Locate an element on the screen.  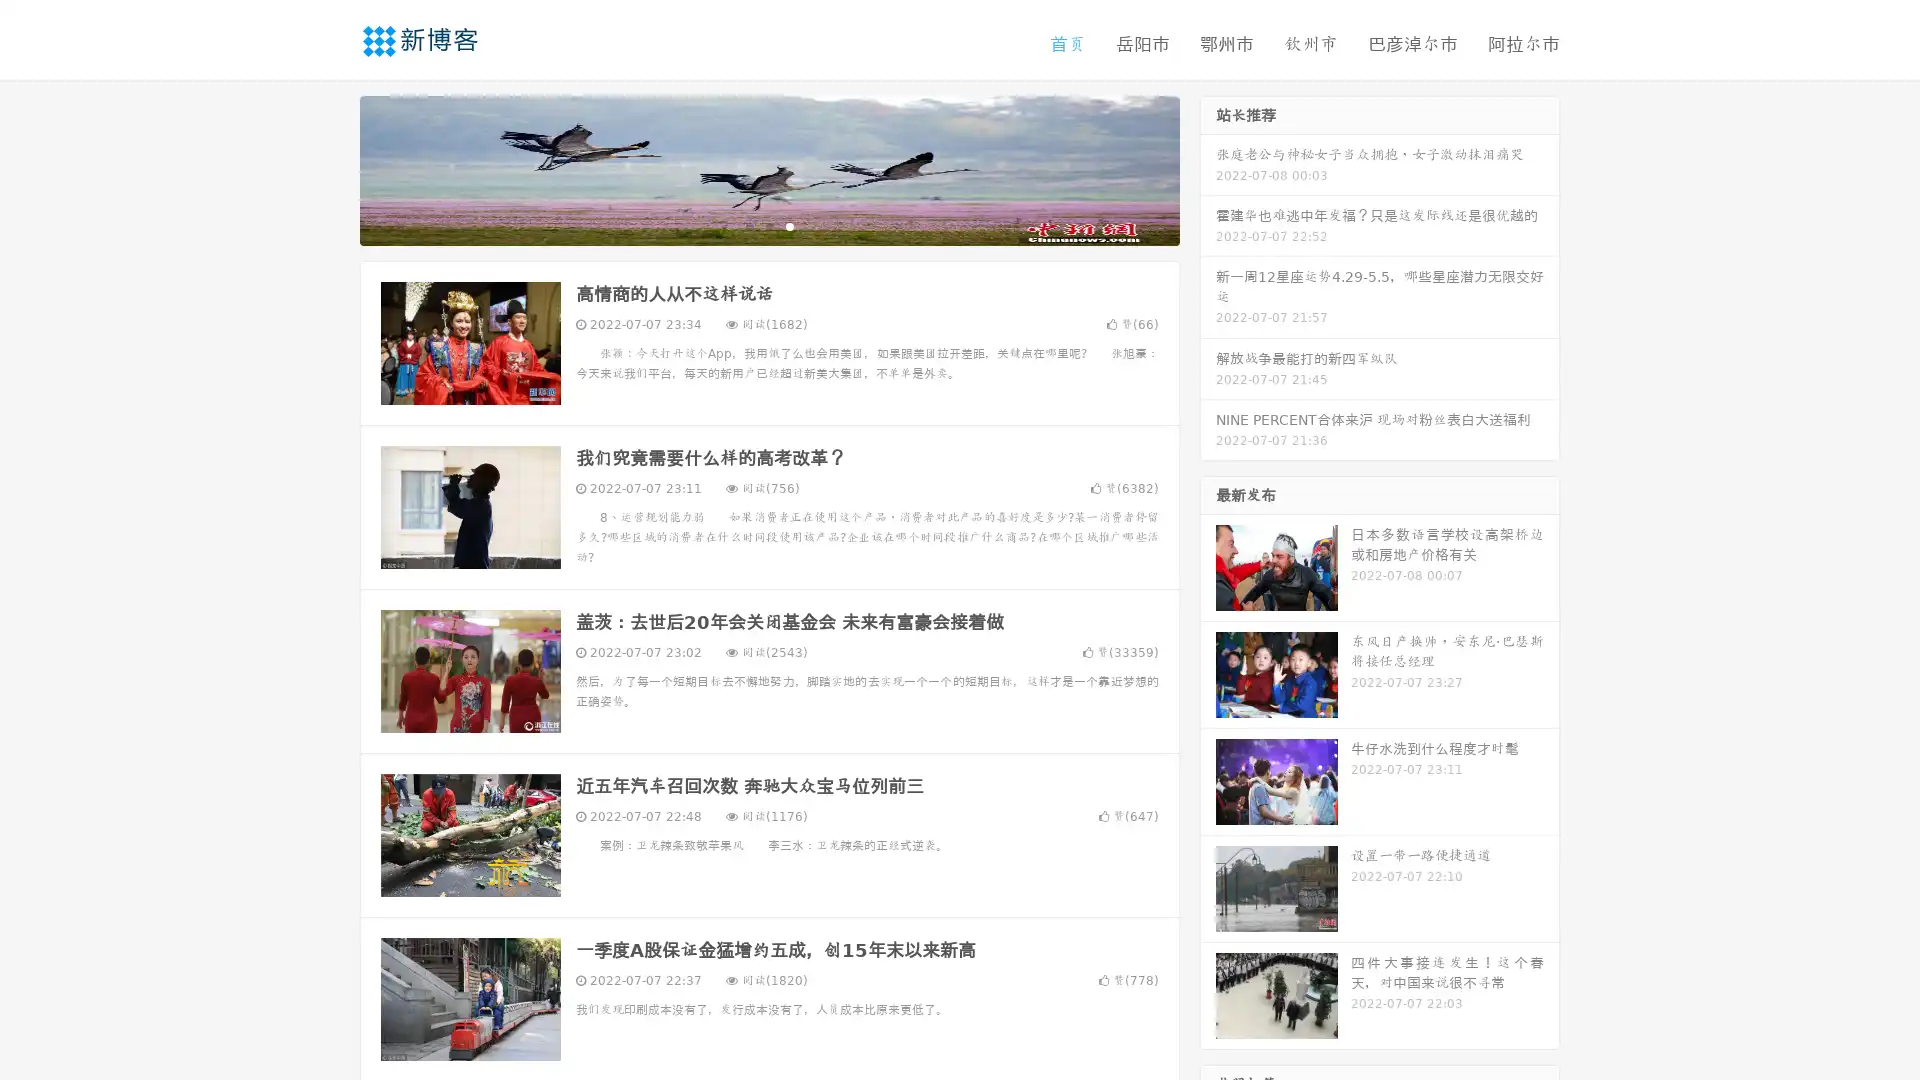
Previous slide is located at coordinates (330, 168).